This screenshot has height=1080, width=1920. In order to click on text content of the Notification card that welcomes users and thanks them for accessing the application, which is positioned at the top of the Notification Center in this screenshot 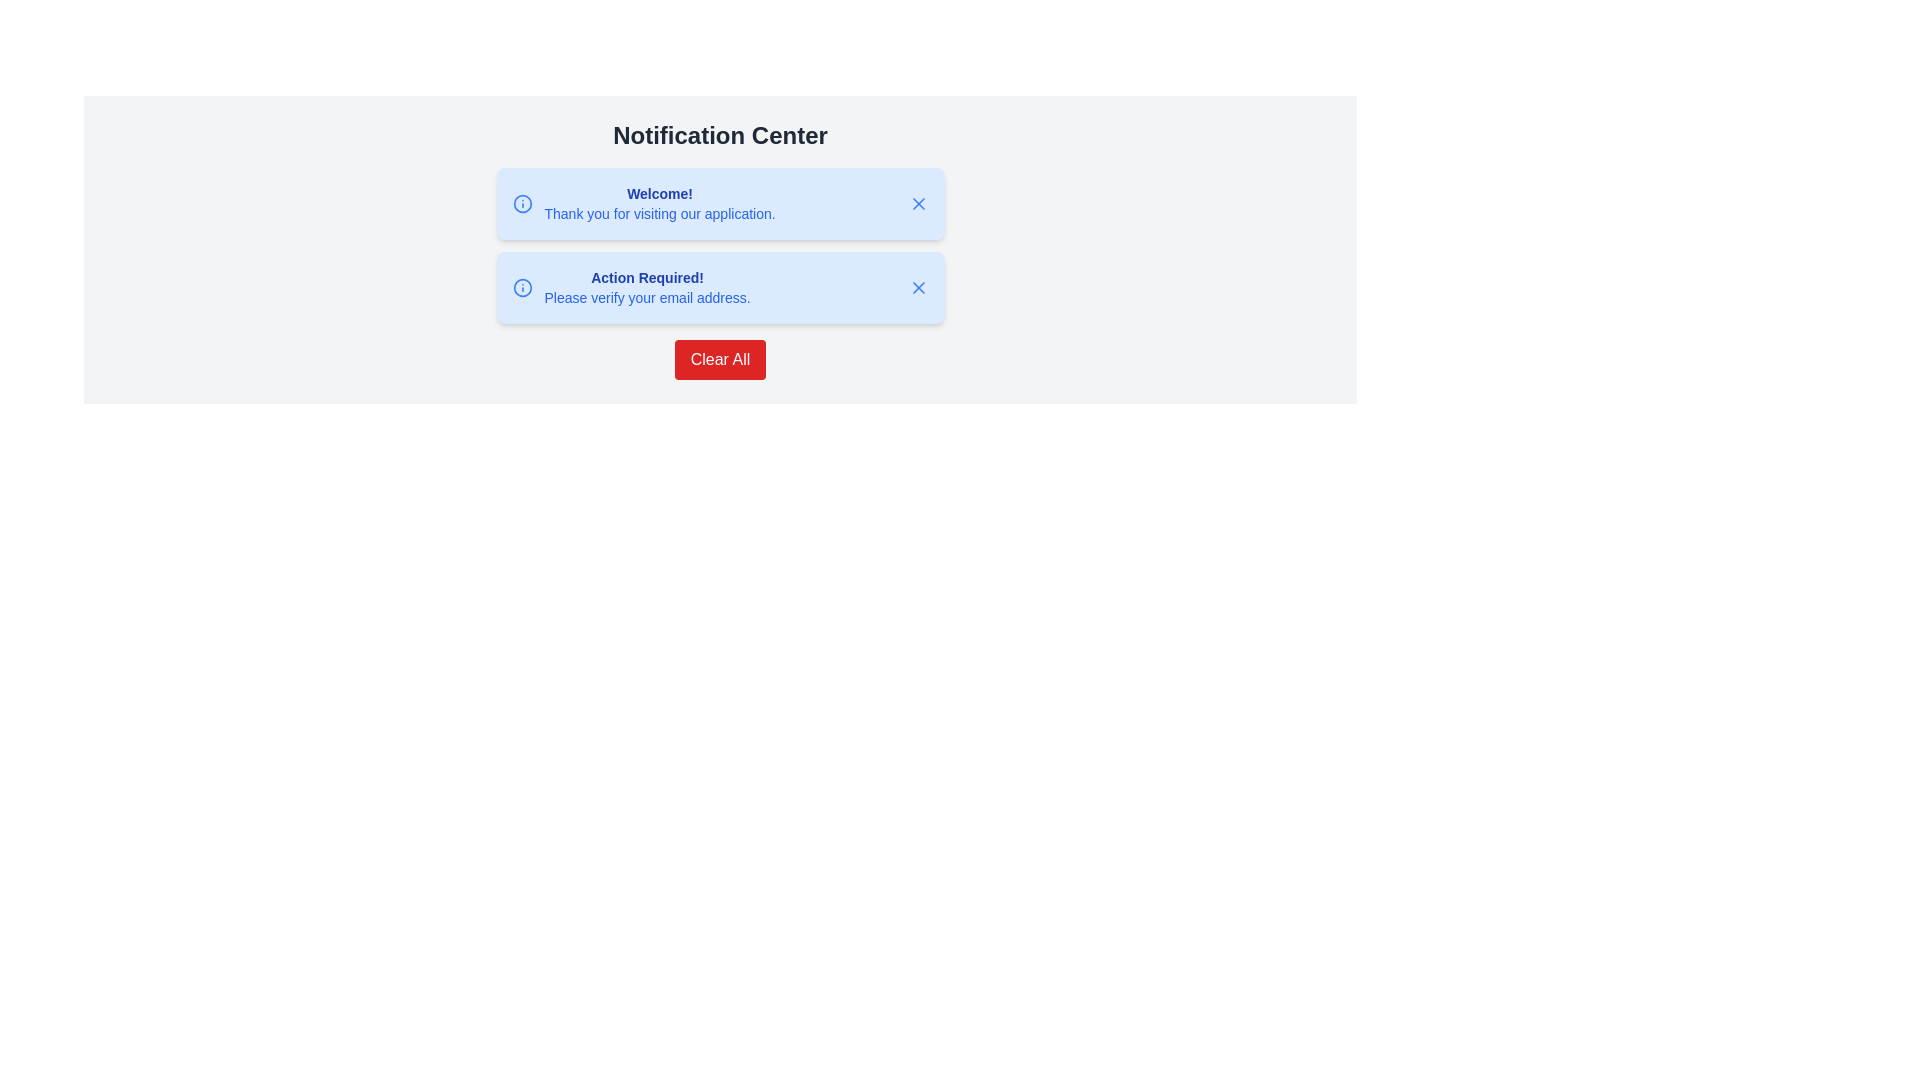, I will do `click(720, 204)`.